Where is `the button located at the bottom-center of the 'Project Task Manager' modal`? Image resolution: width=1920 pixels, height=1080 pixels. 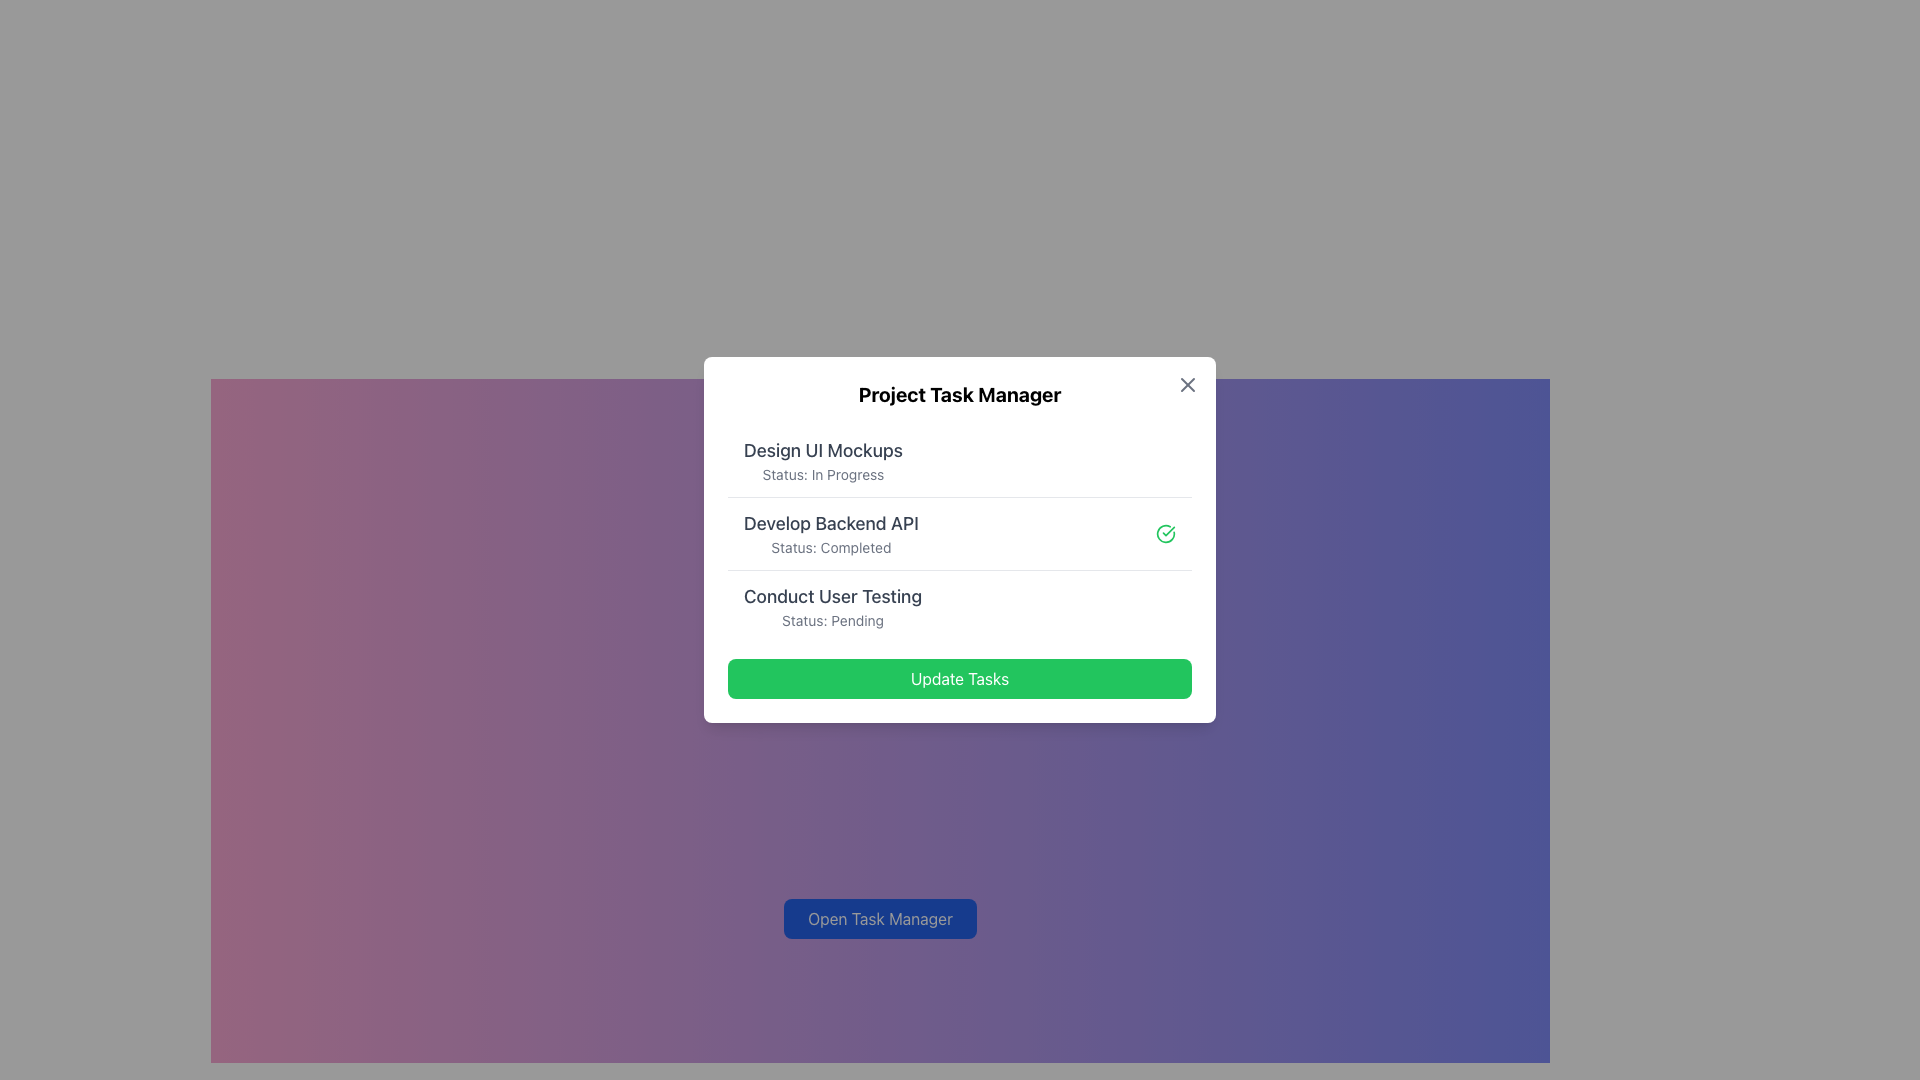
the button located at the bottom-center of the 'Project Task Manager' modal is located at coordinates (960, 677).